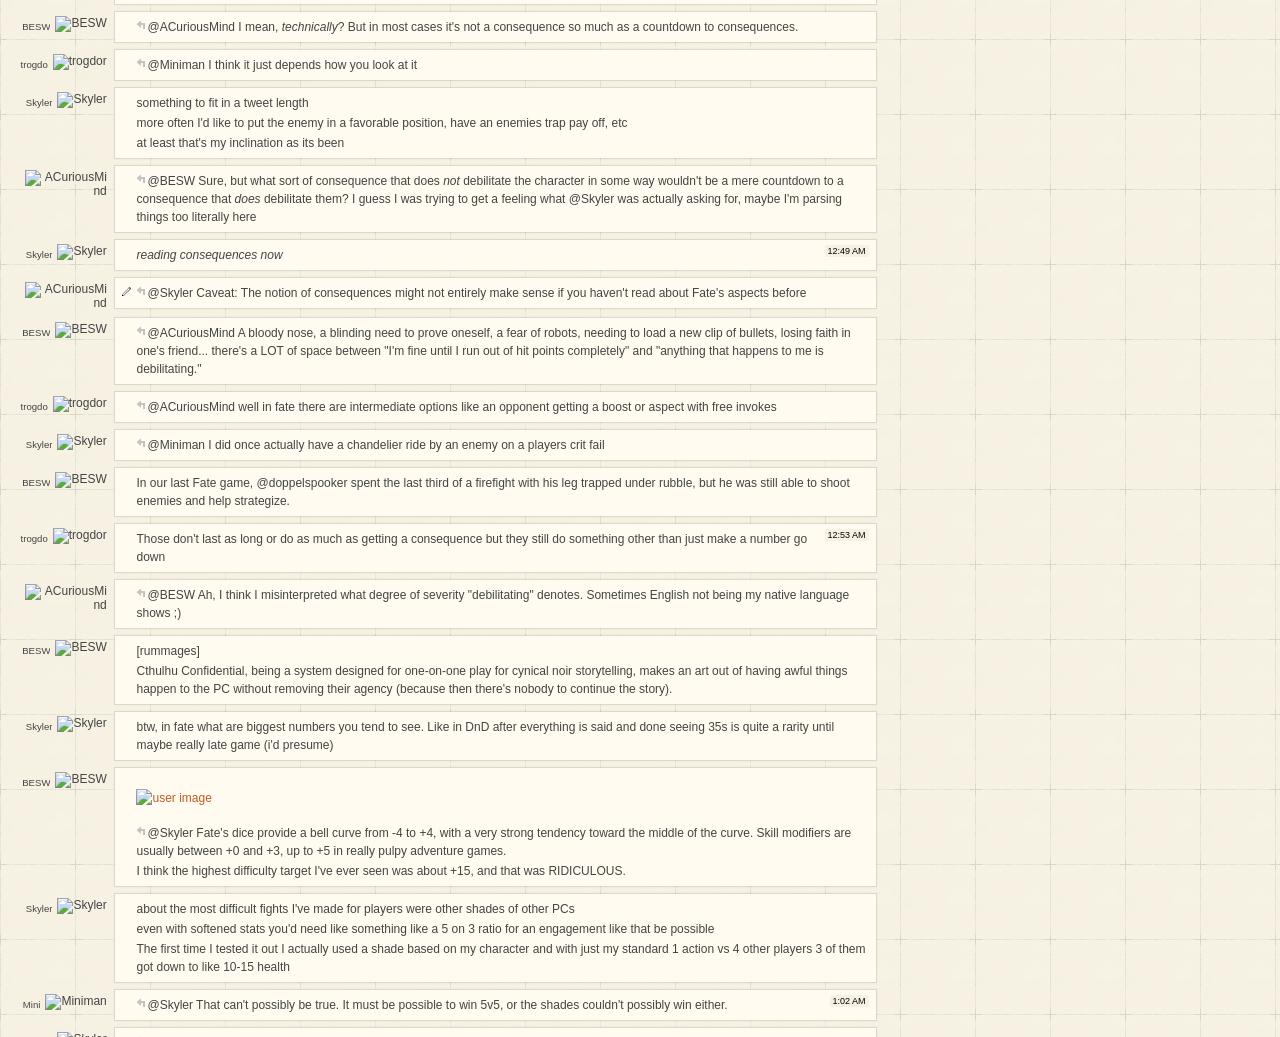 The width and height of the screenshot is (1280, 1037). Describe the element at coordinates (380, 870) in the screenshot. I see `'I think the highest difficulty target I've ever seen was about +15, and that was RIDICULOUS.'` at that location.